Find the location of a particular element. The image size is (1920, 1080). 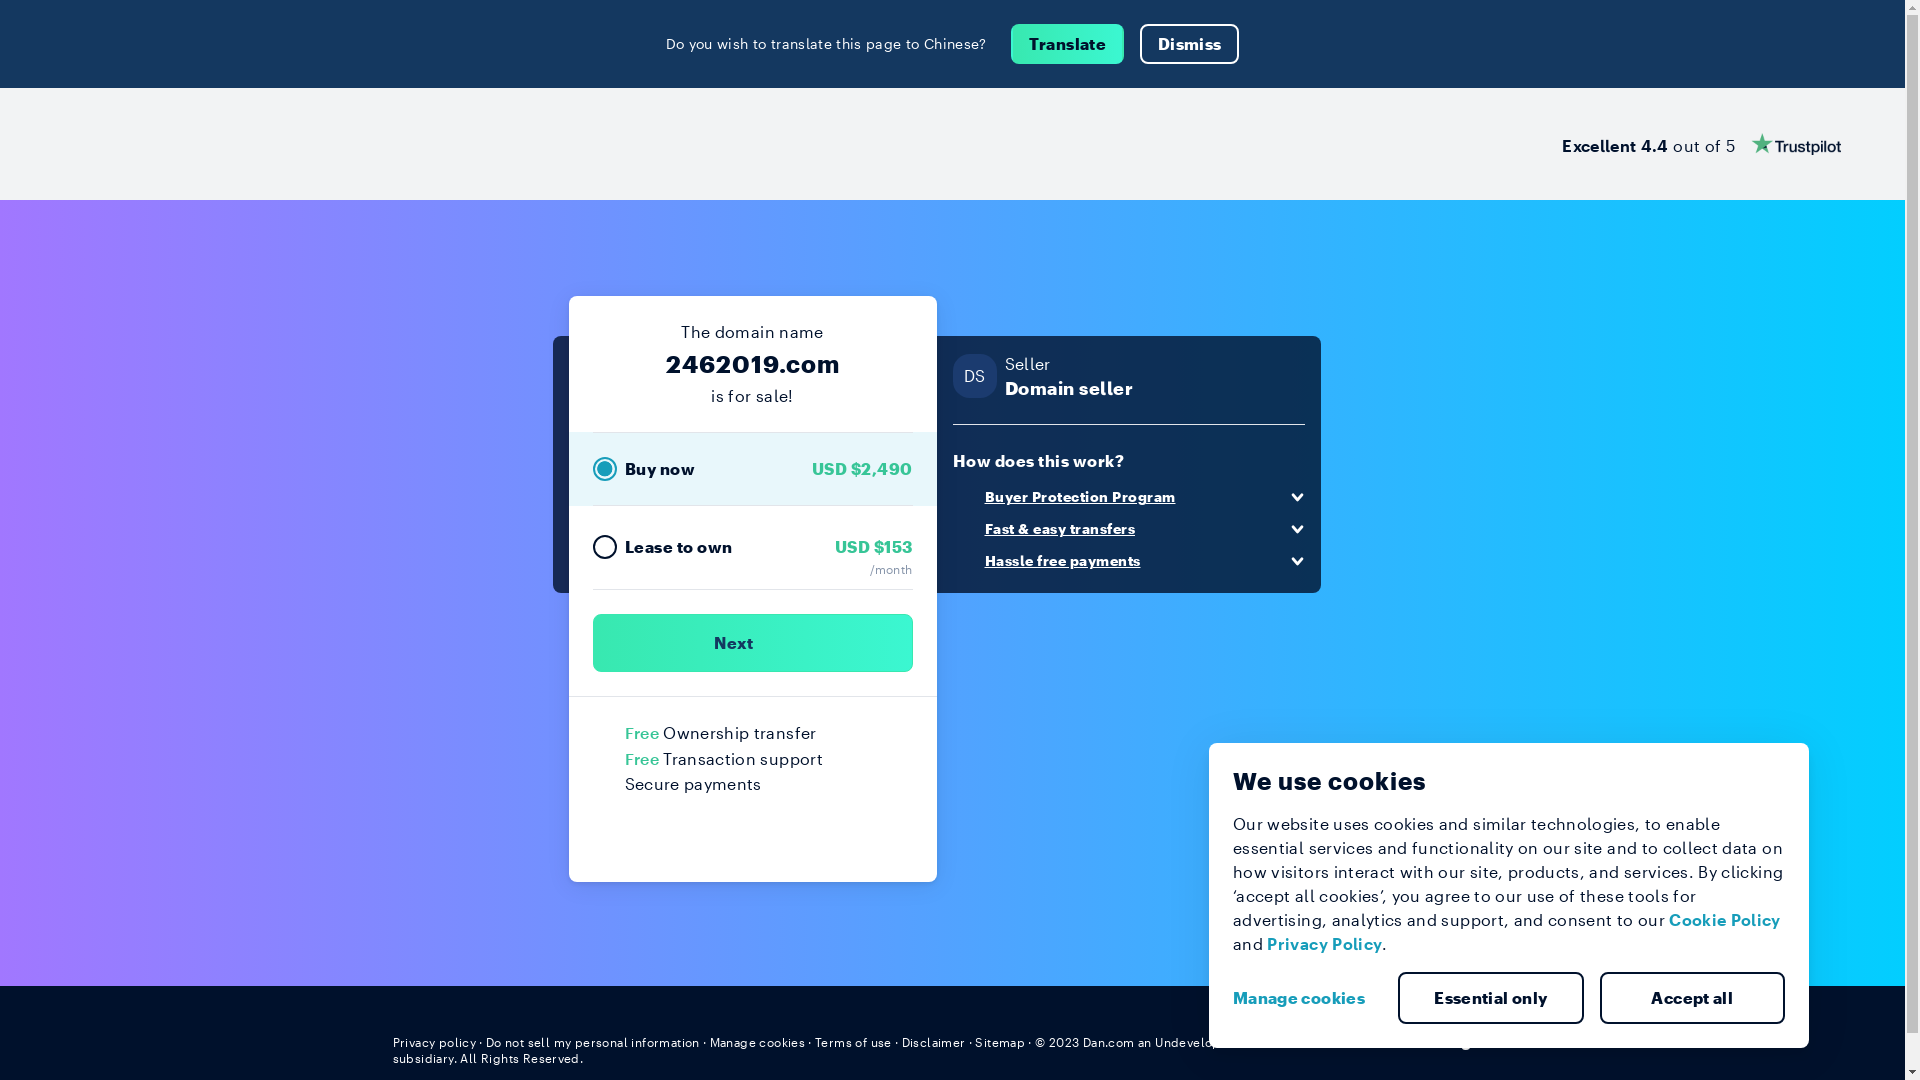

'English' is located at coordinates (1476, 1040).